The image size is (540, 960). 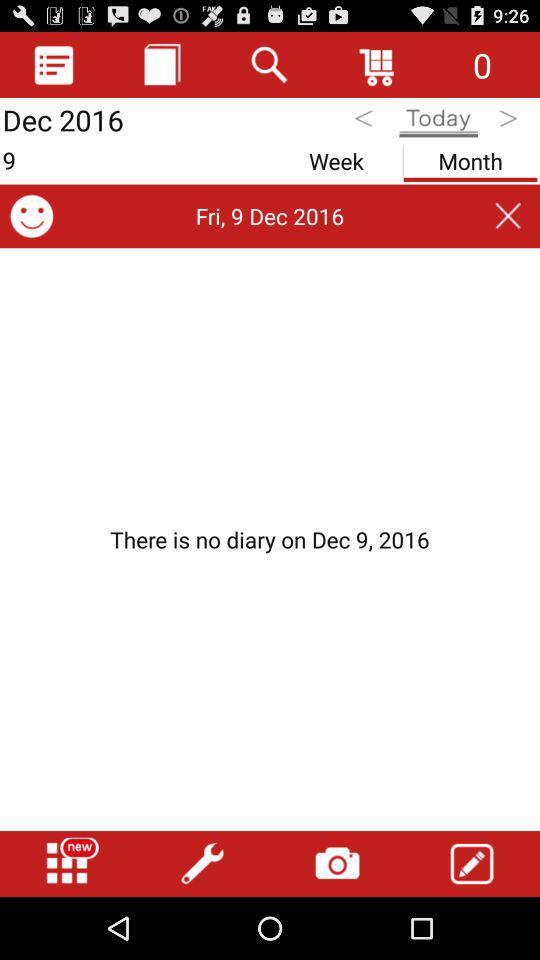 What do you see at coordinates (470, 156) in the screenshot?
I see `month view` at bounding box center [470, 156].